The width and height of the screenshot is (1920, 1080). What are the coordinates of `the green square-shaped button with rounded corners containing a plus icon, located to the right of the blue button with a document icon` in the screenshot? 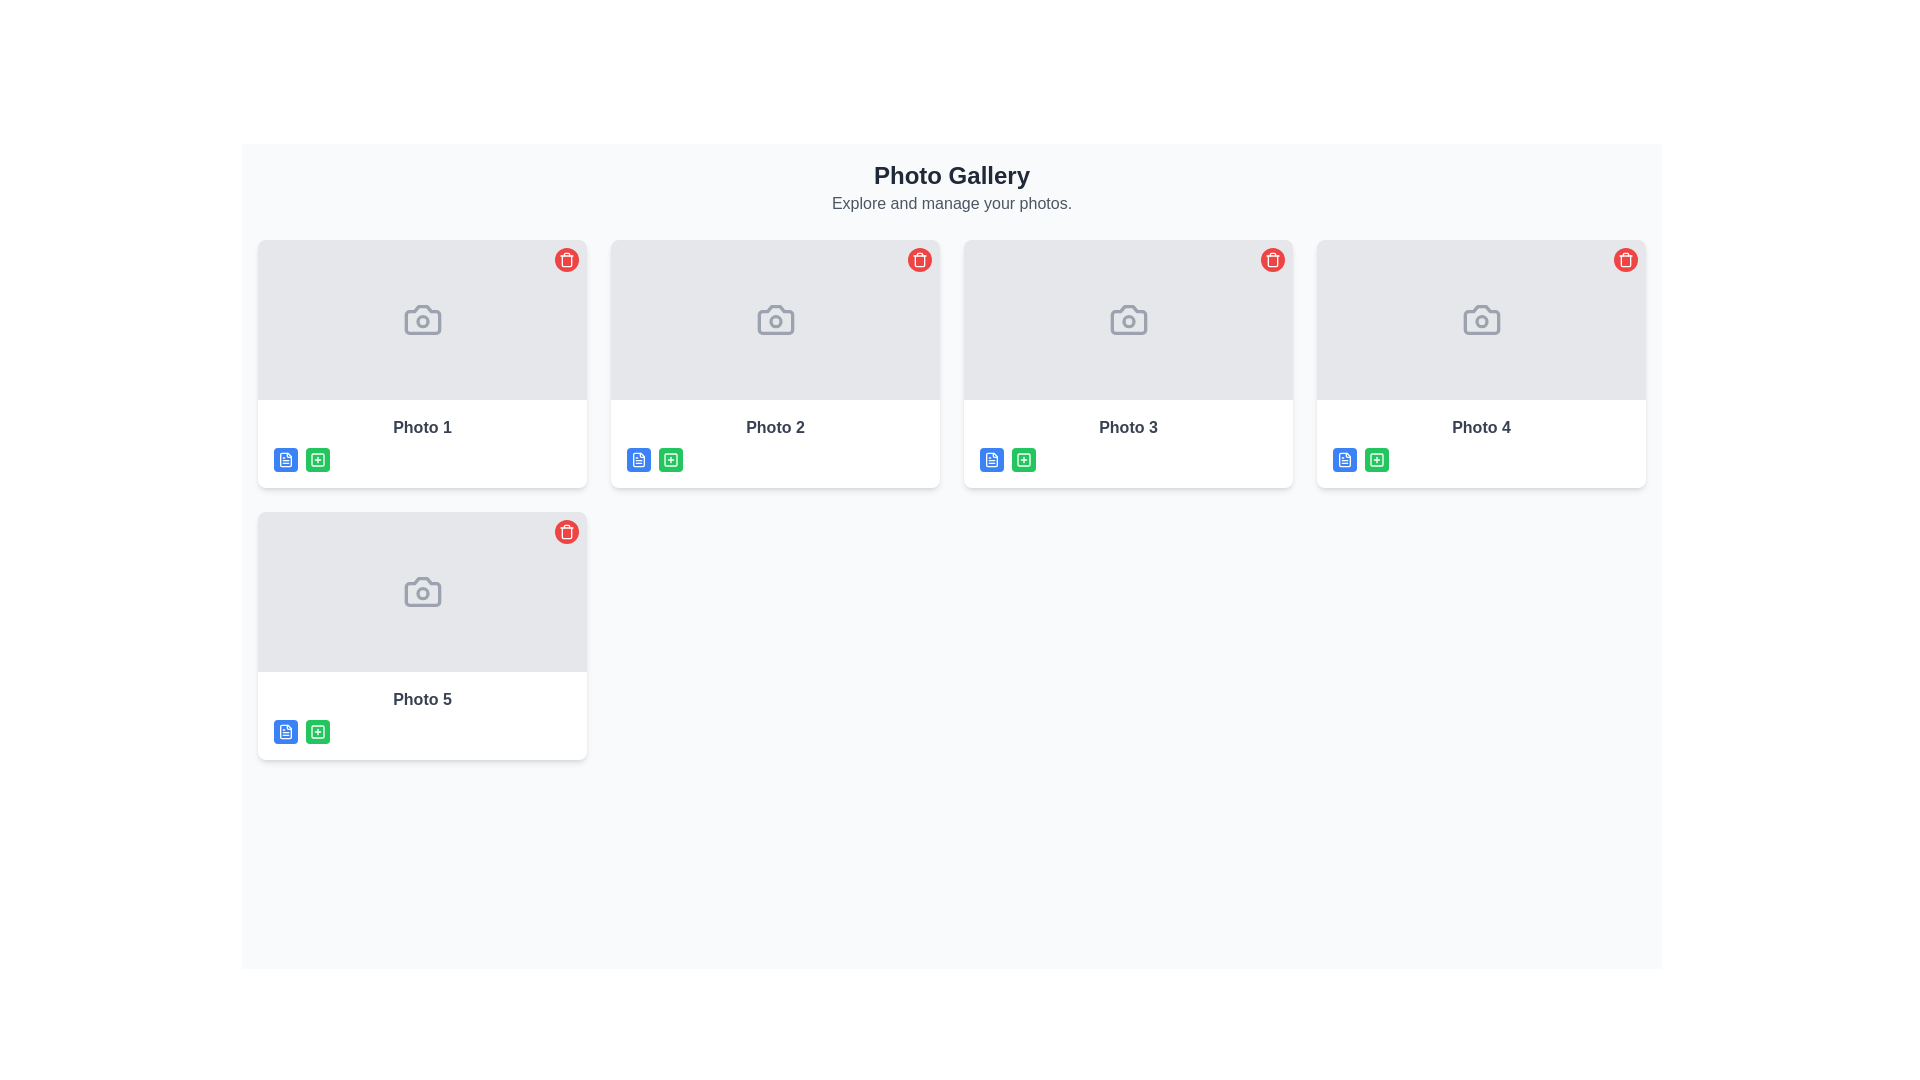 It's located at (1376, 459).